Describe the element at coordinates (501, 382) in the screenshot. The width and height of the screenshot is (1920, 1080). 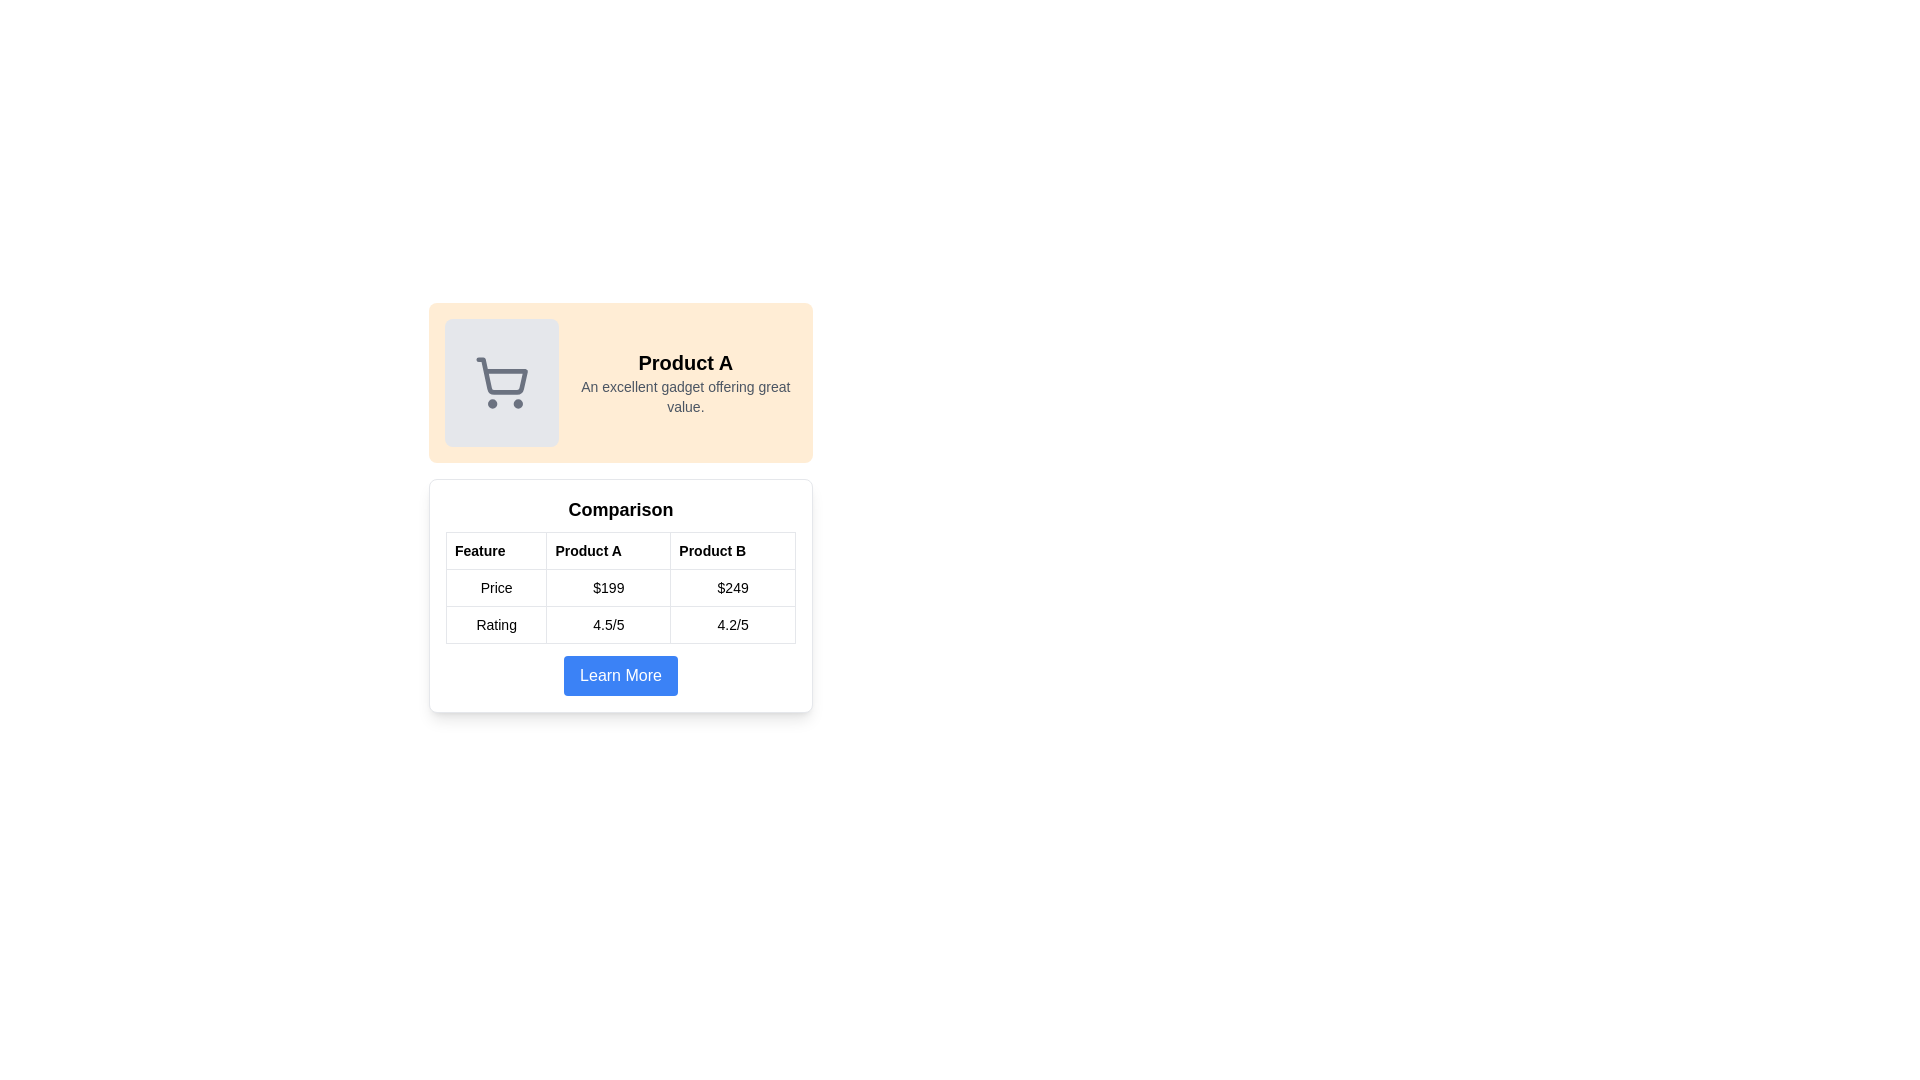
I see `the shopping cart icon, which is a gray SVG graphic featuring modern strokes and positioned to the left of the 'Product A' label` at that location.